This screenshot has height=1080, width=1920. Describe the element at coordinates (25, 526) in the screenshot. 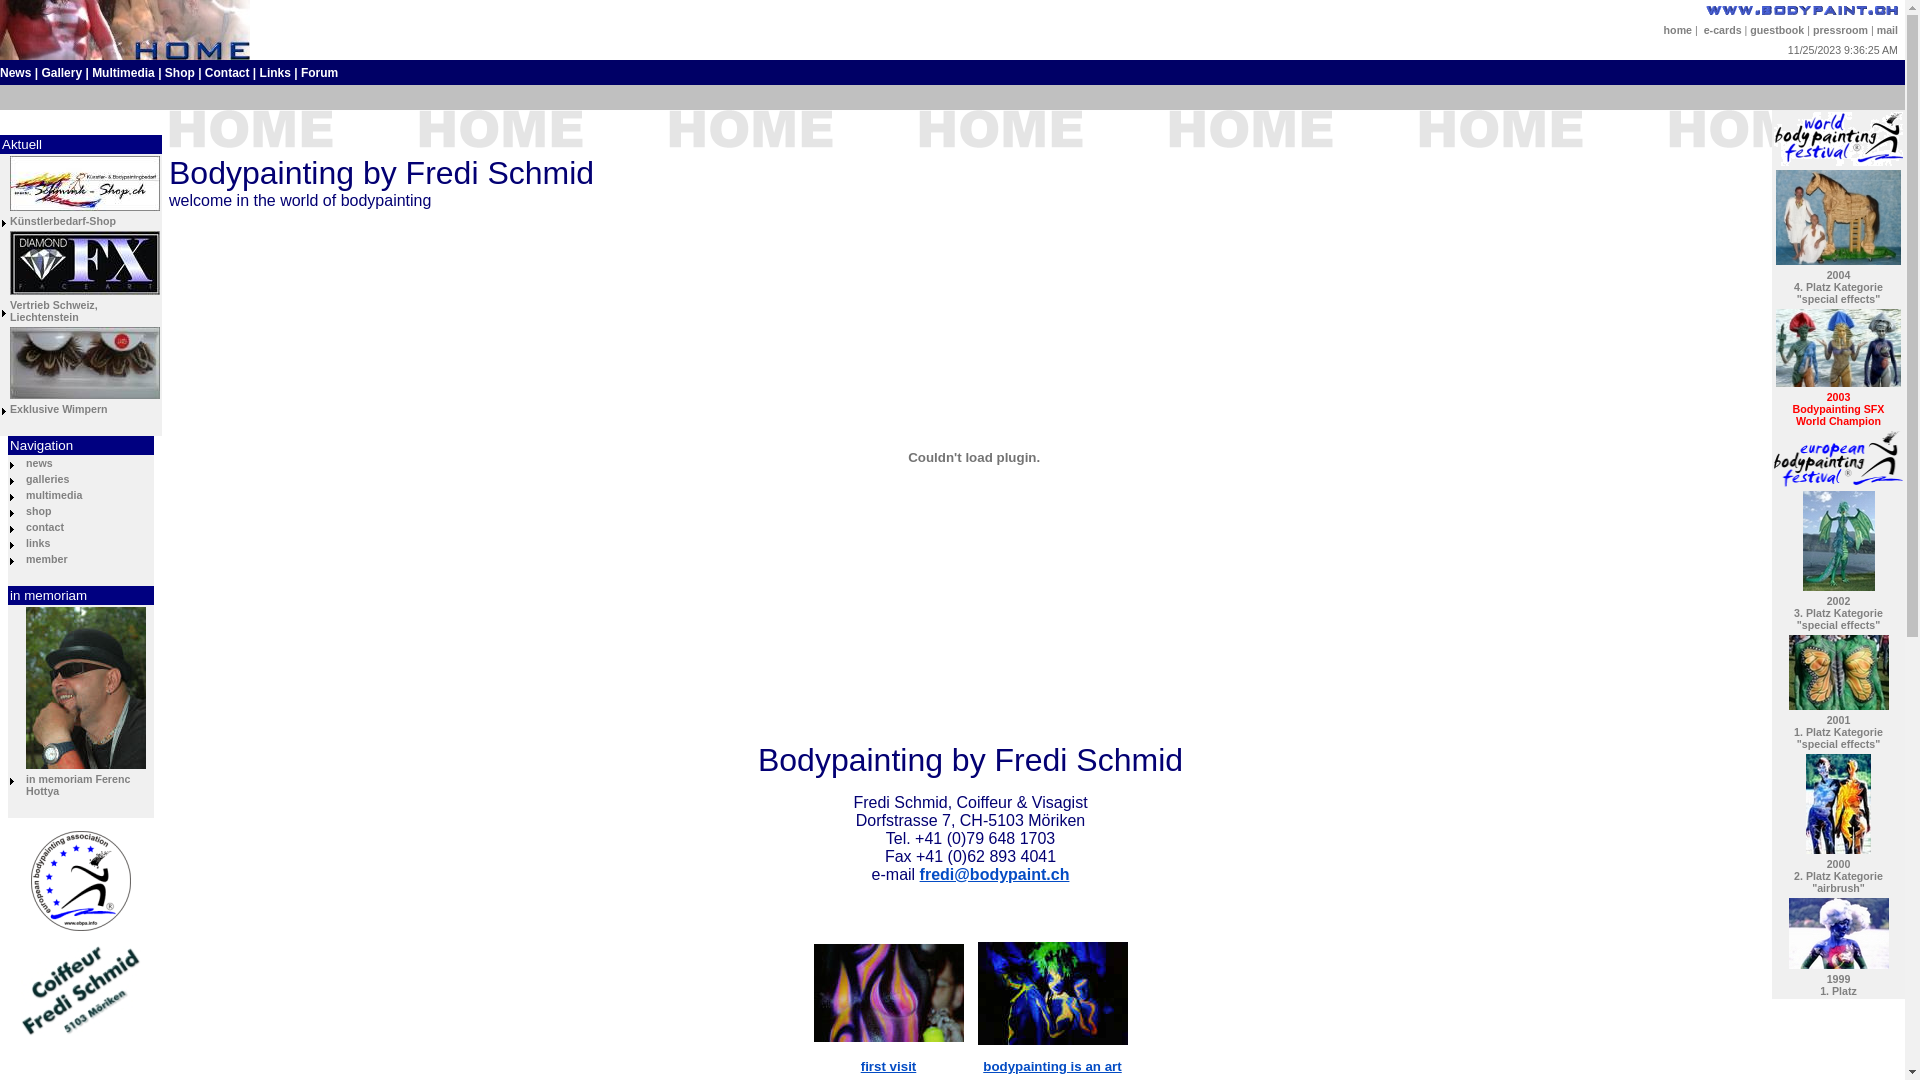

I see `'contact'` at that location.